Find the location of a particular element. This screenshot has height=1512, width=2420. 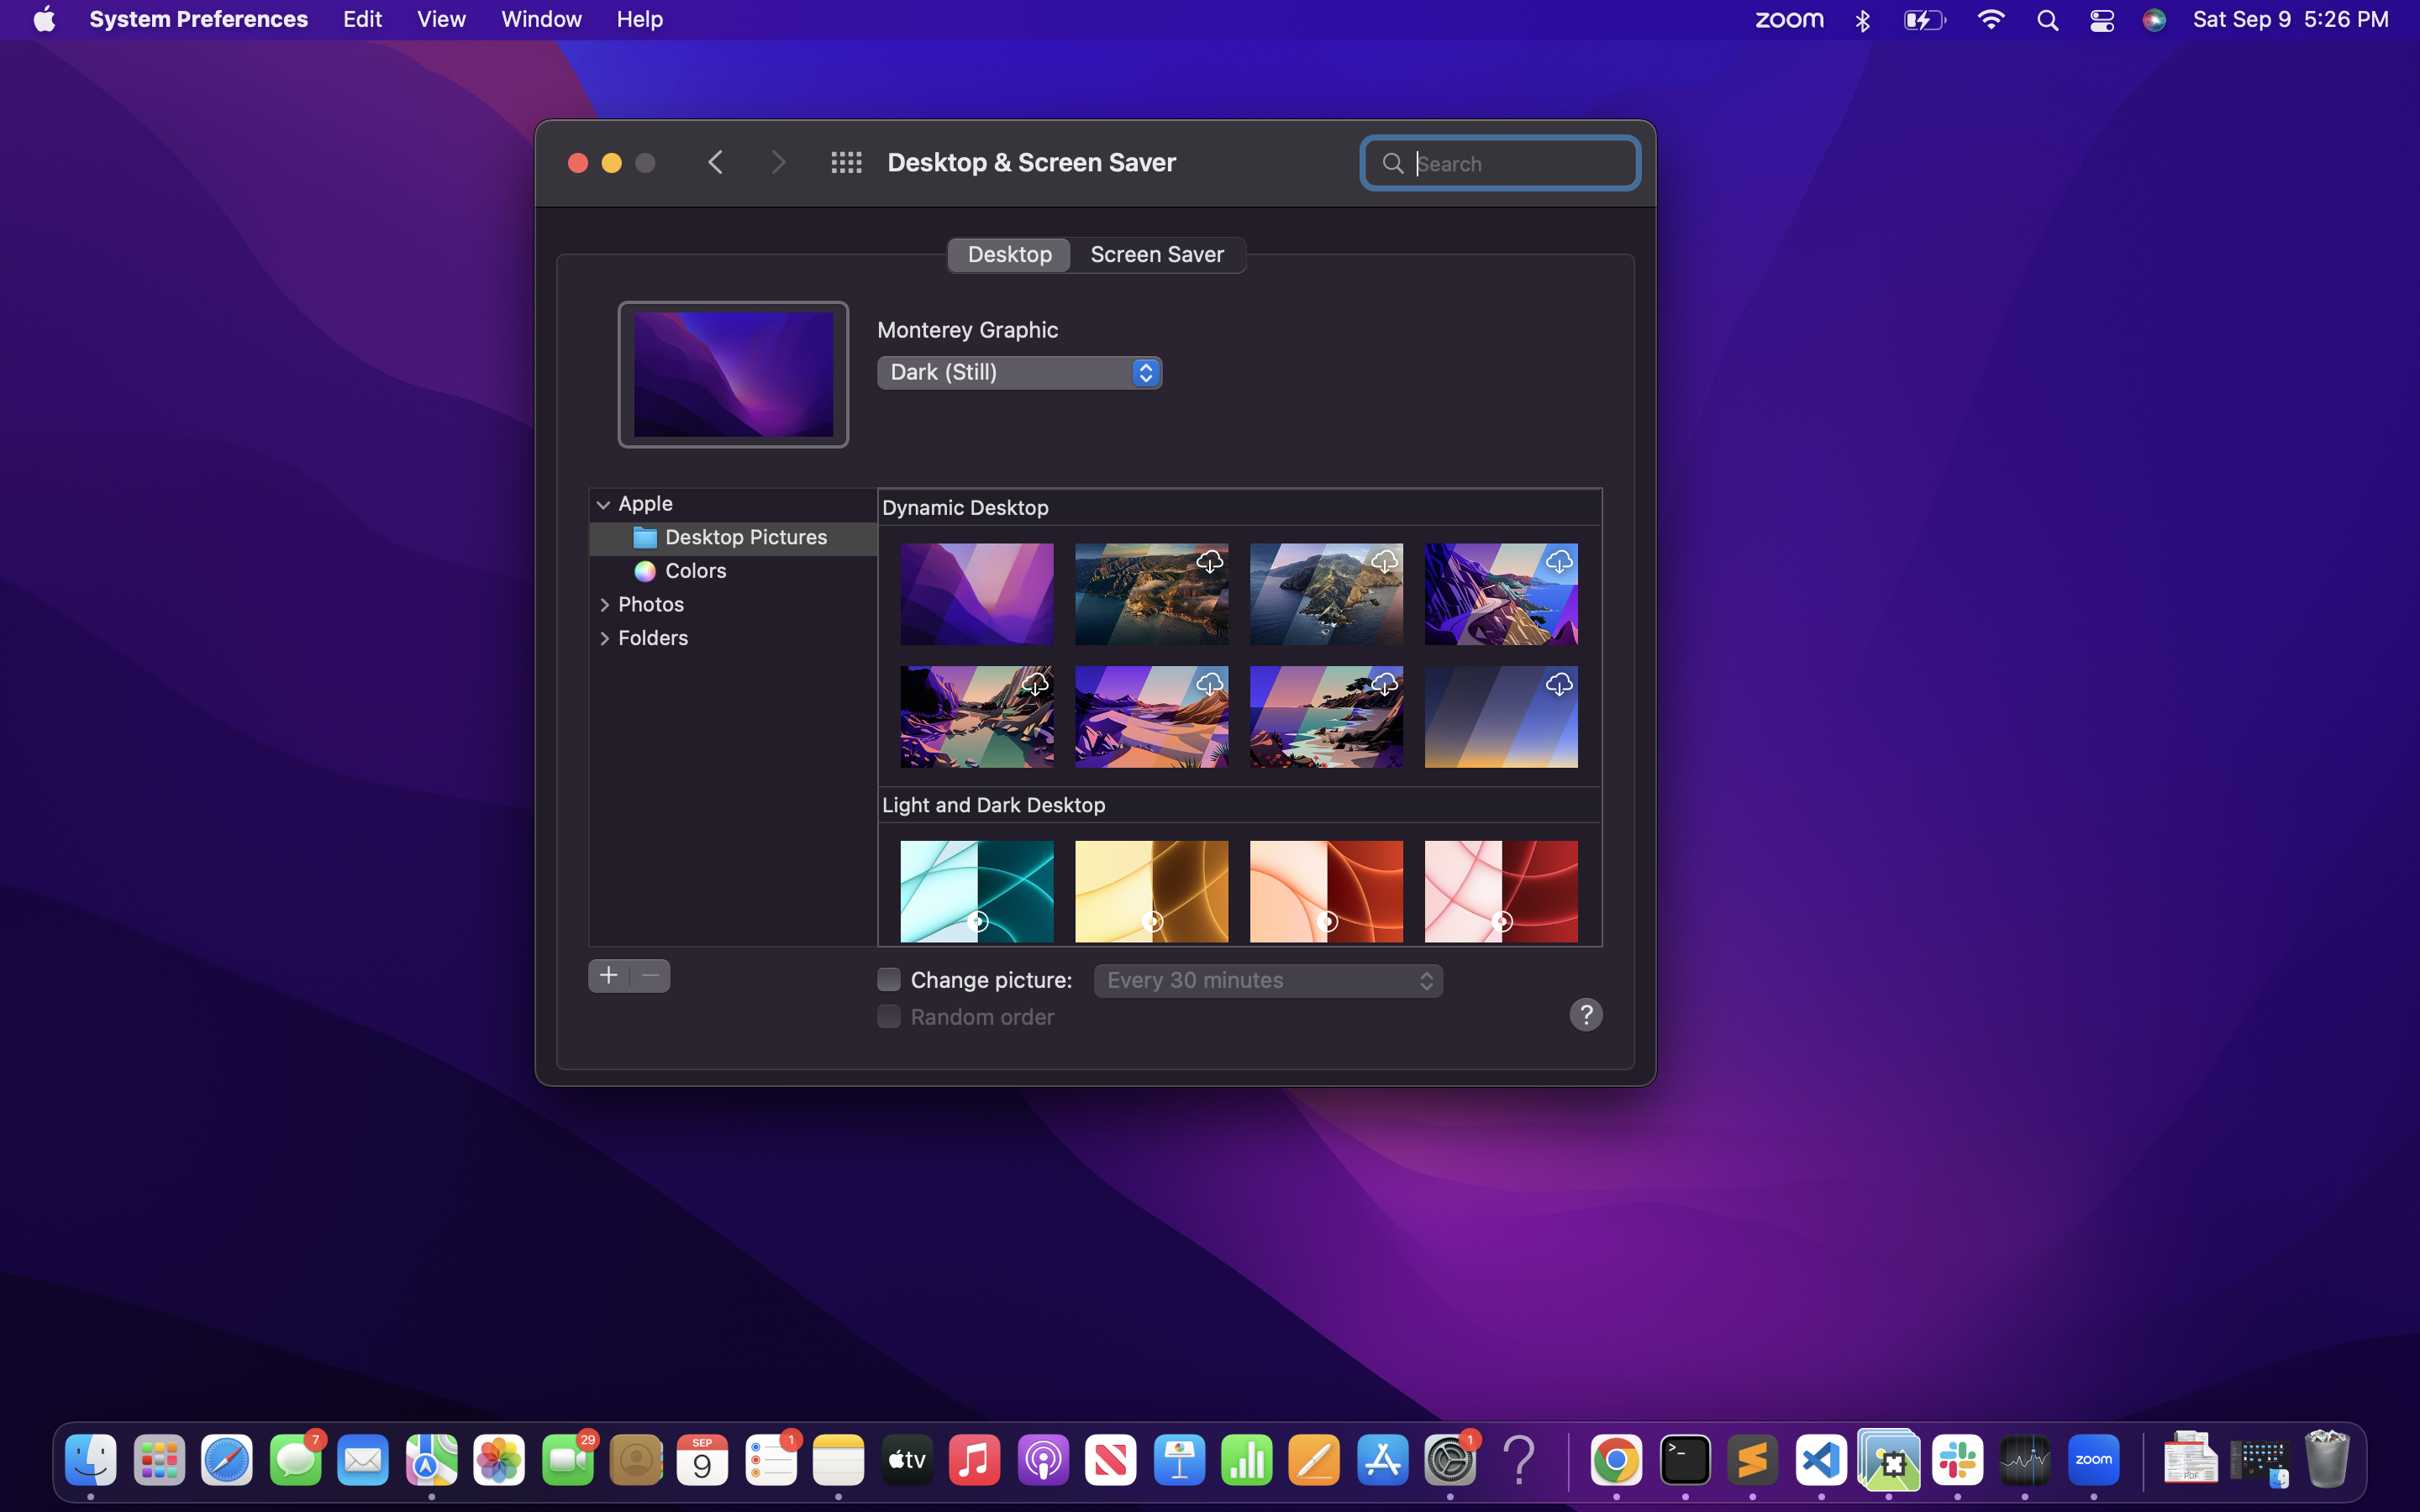

Traverse downwards in the active display is located at coordinates (1242, 718).